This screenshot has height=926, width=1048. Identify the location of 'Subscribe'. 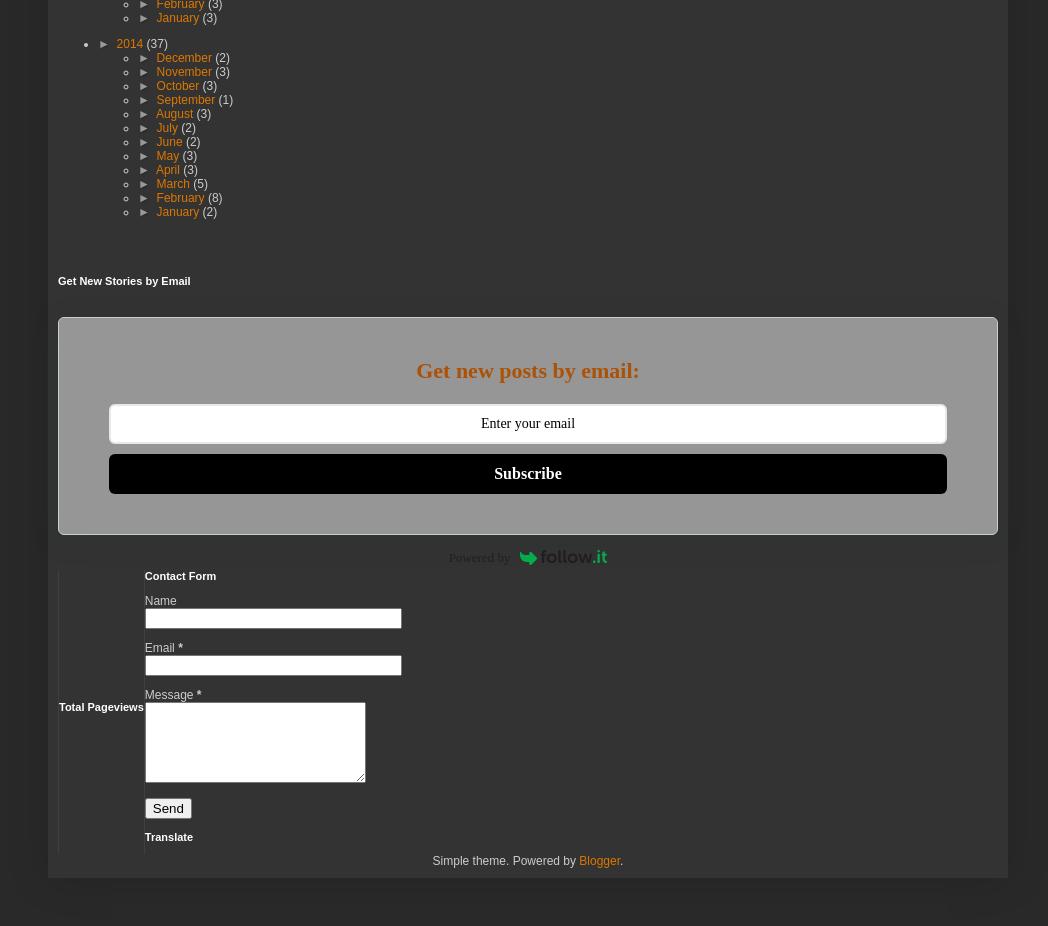
(526, 472).